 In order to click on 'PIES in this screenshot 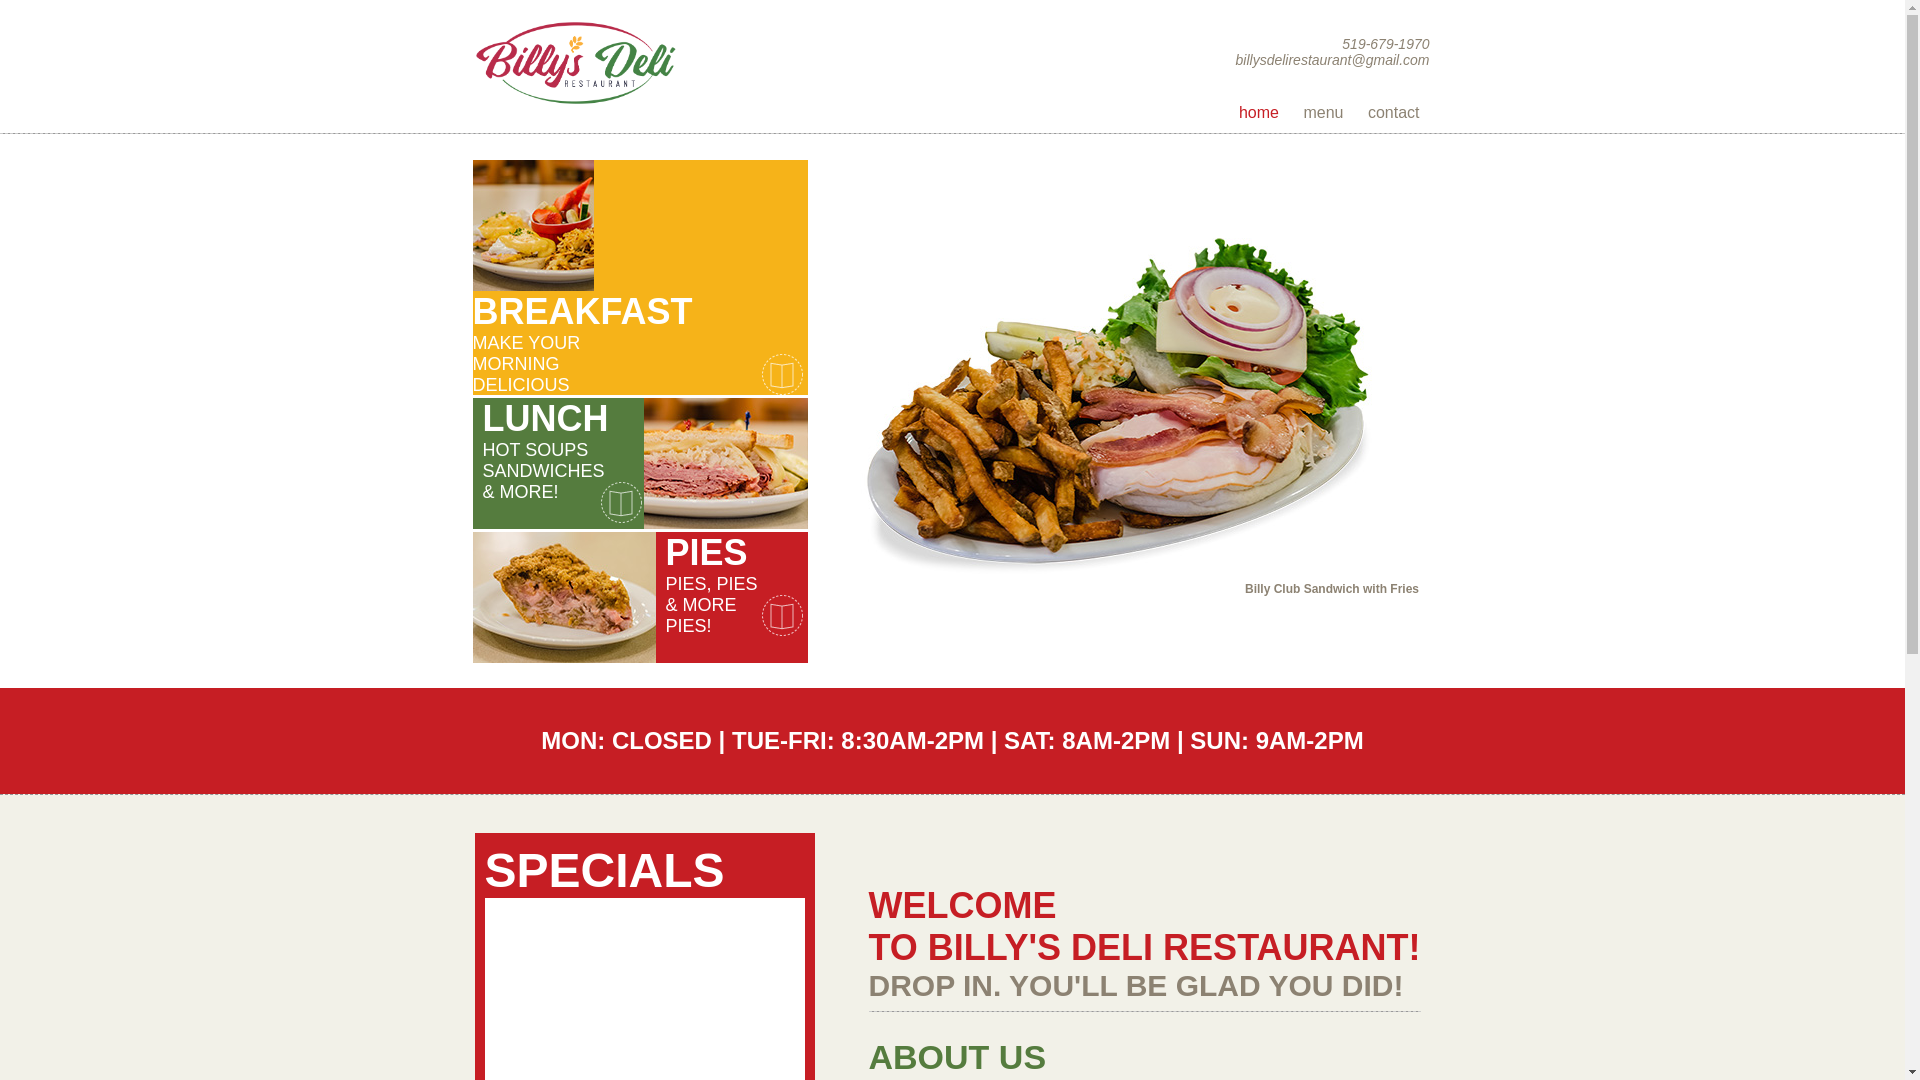, I will do `click(638, 595)`.